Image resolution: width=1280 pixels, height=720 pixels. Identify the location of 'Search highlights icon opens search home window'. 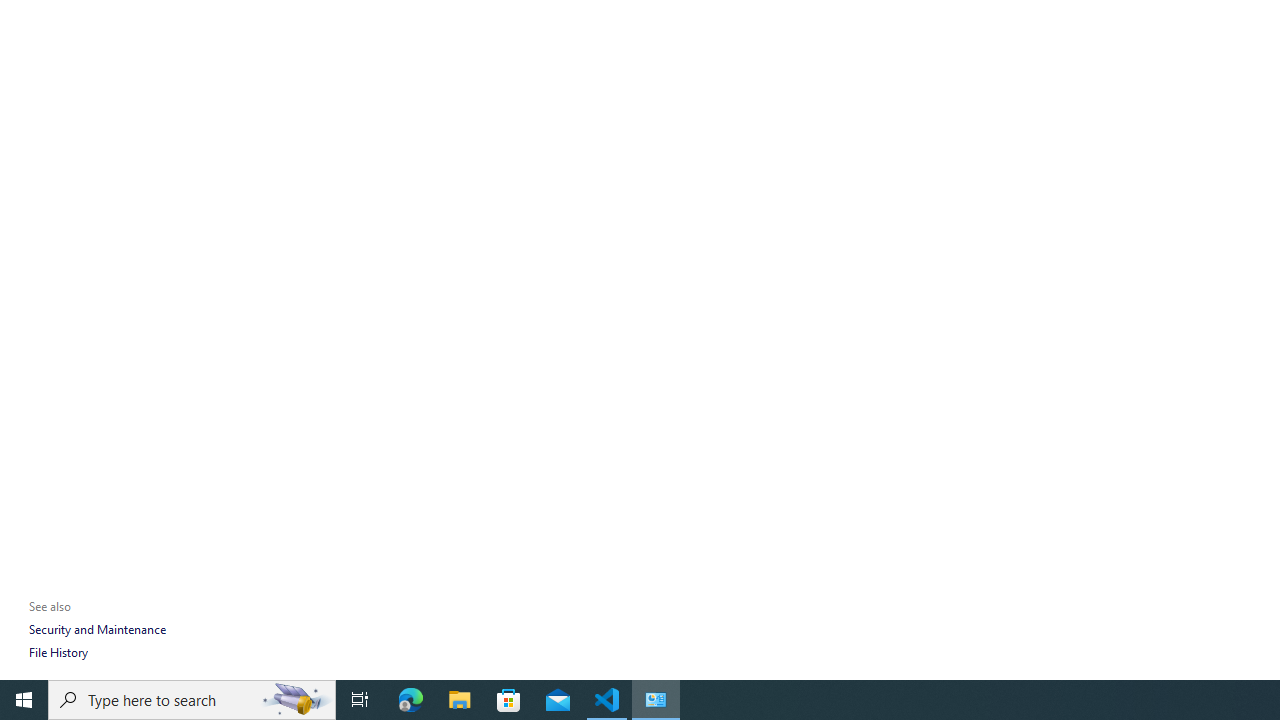
(294, 698).